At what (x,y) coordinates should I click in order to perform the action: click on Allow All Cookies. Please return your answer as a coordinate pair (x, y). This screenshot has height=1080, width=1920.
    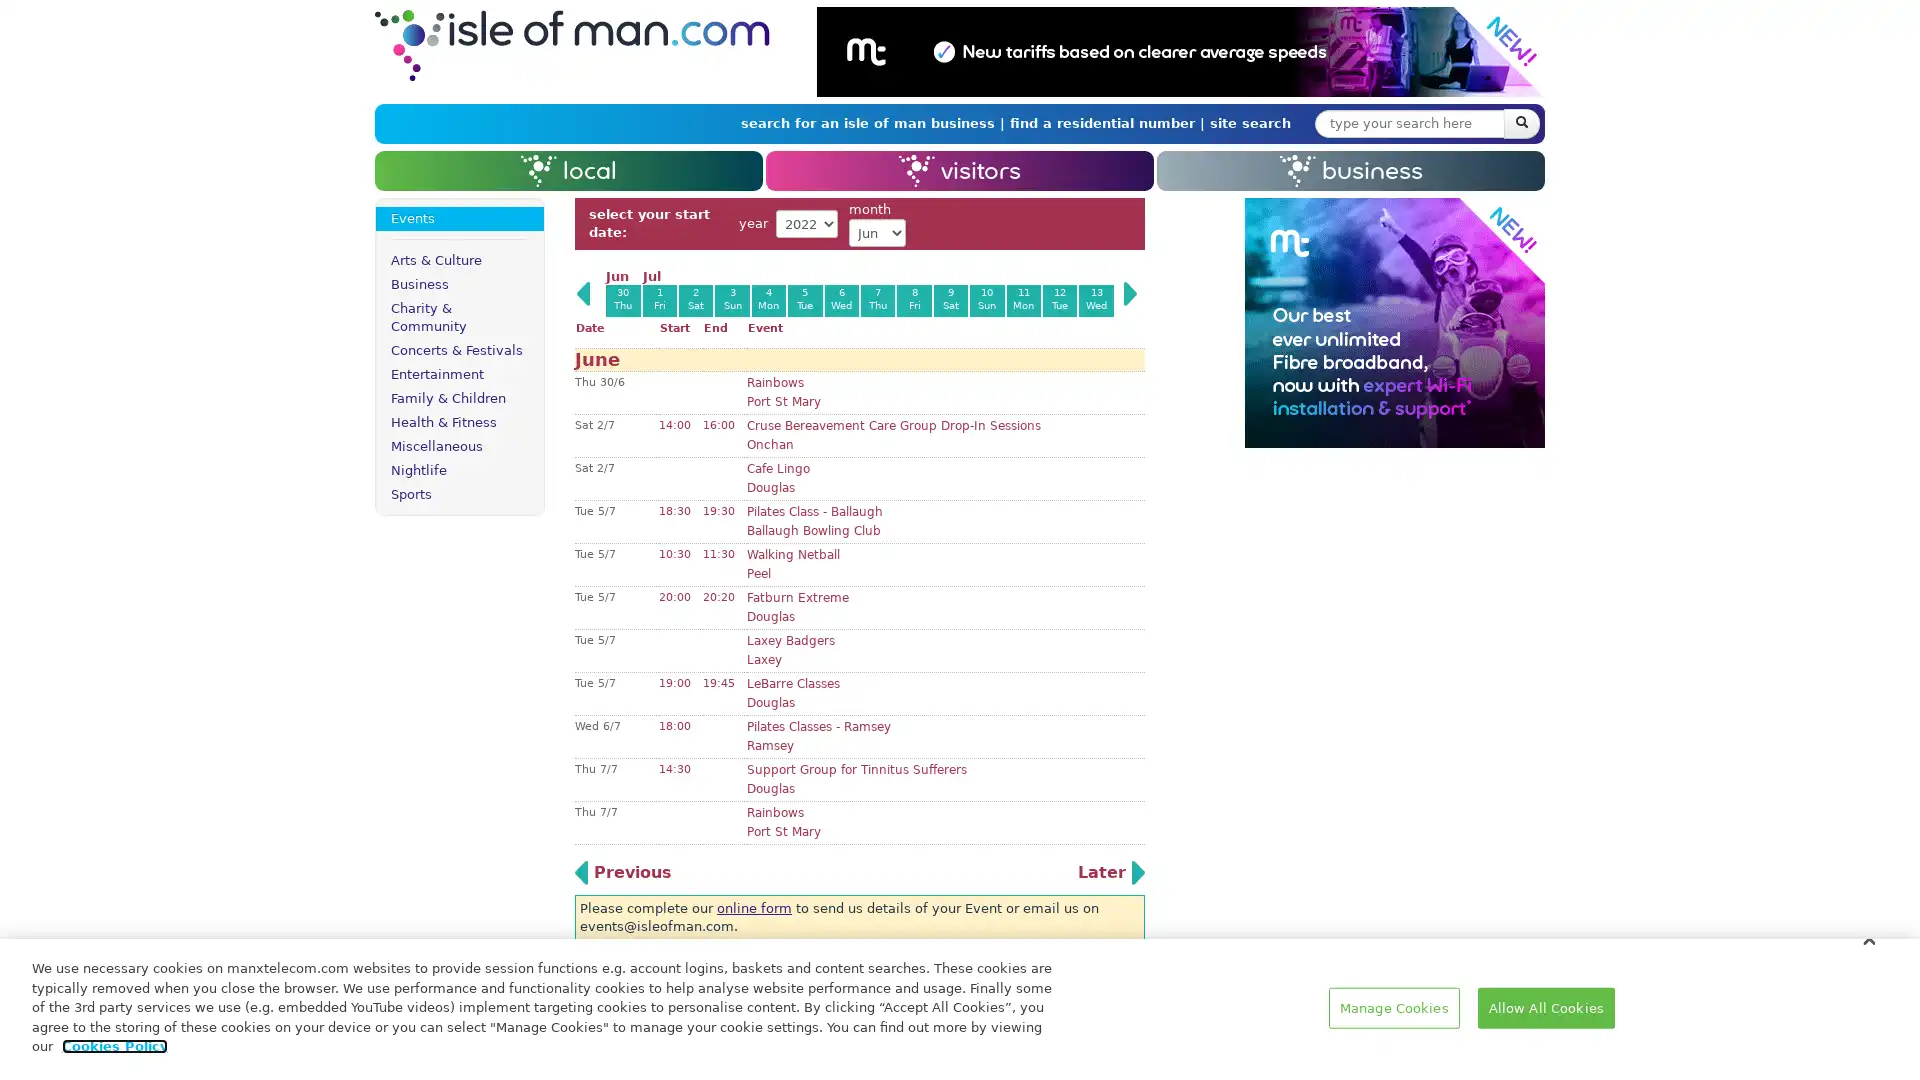
    Looking at the image, I should click on (1544, 1007).